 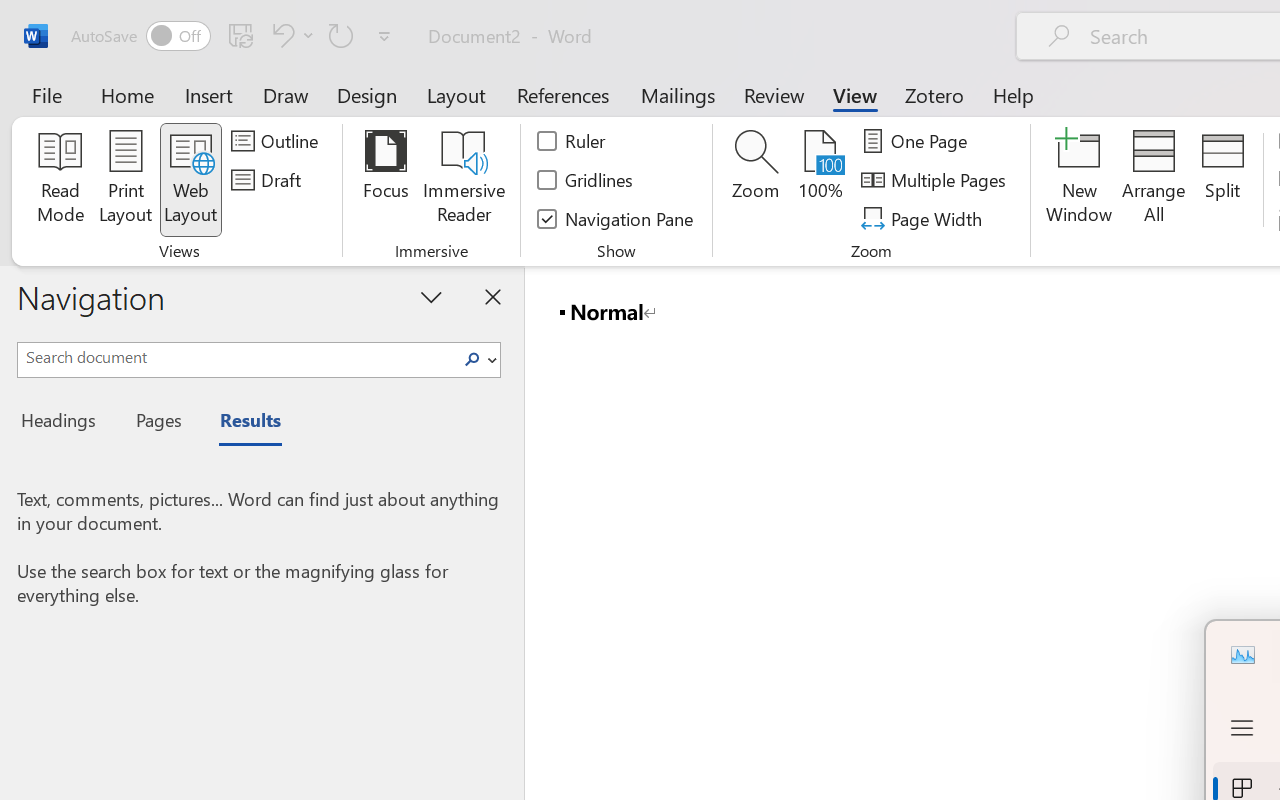 What do you see at coordinates (1013, 94) in the screenshot?
I see `'Help'` at bounding box center [1013, 94].